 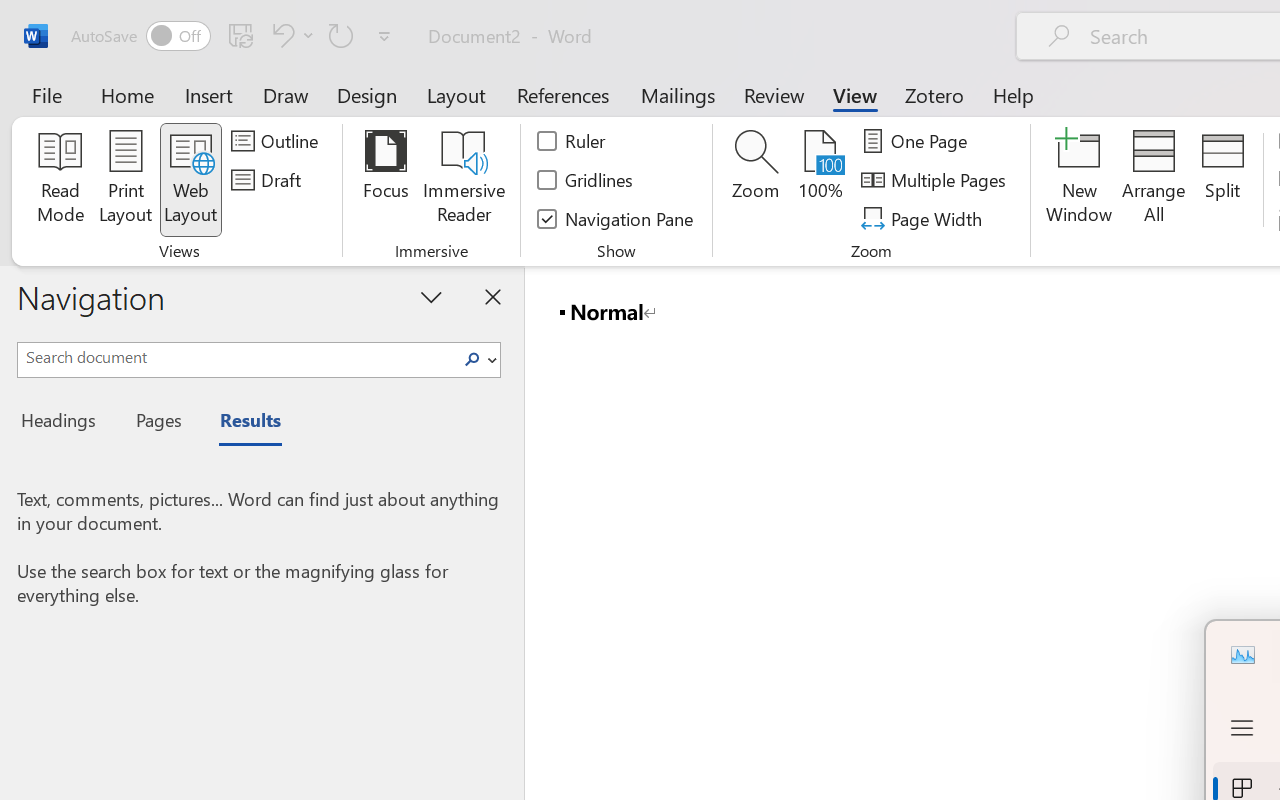 What do you see at coordinates (1013, 94) in the screenshot?
I see `'Help'` at bounding box center [1013, 94].